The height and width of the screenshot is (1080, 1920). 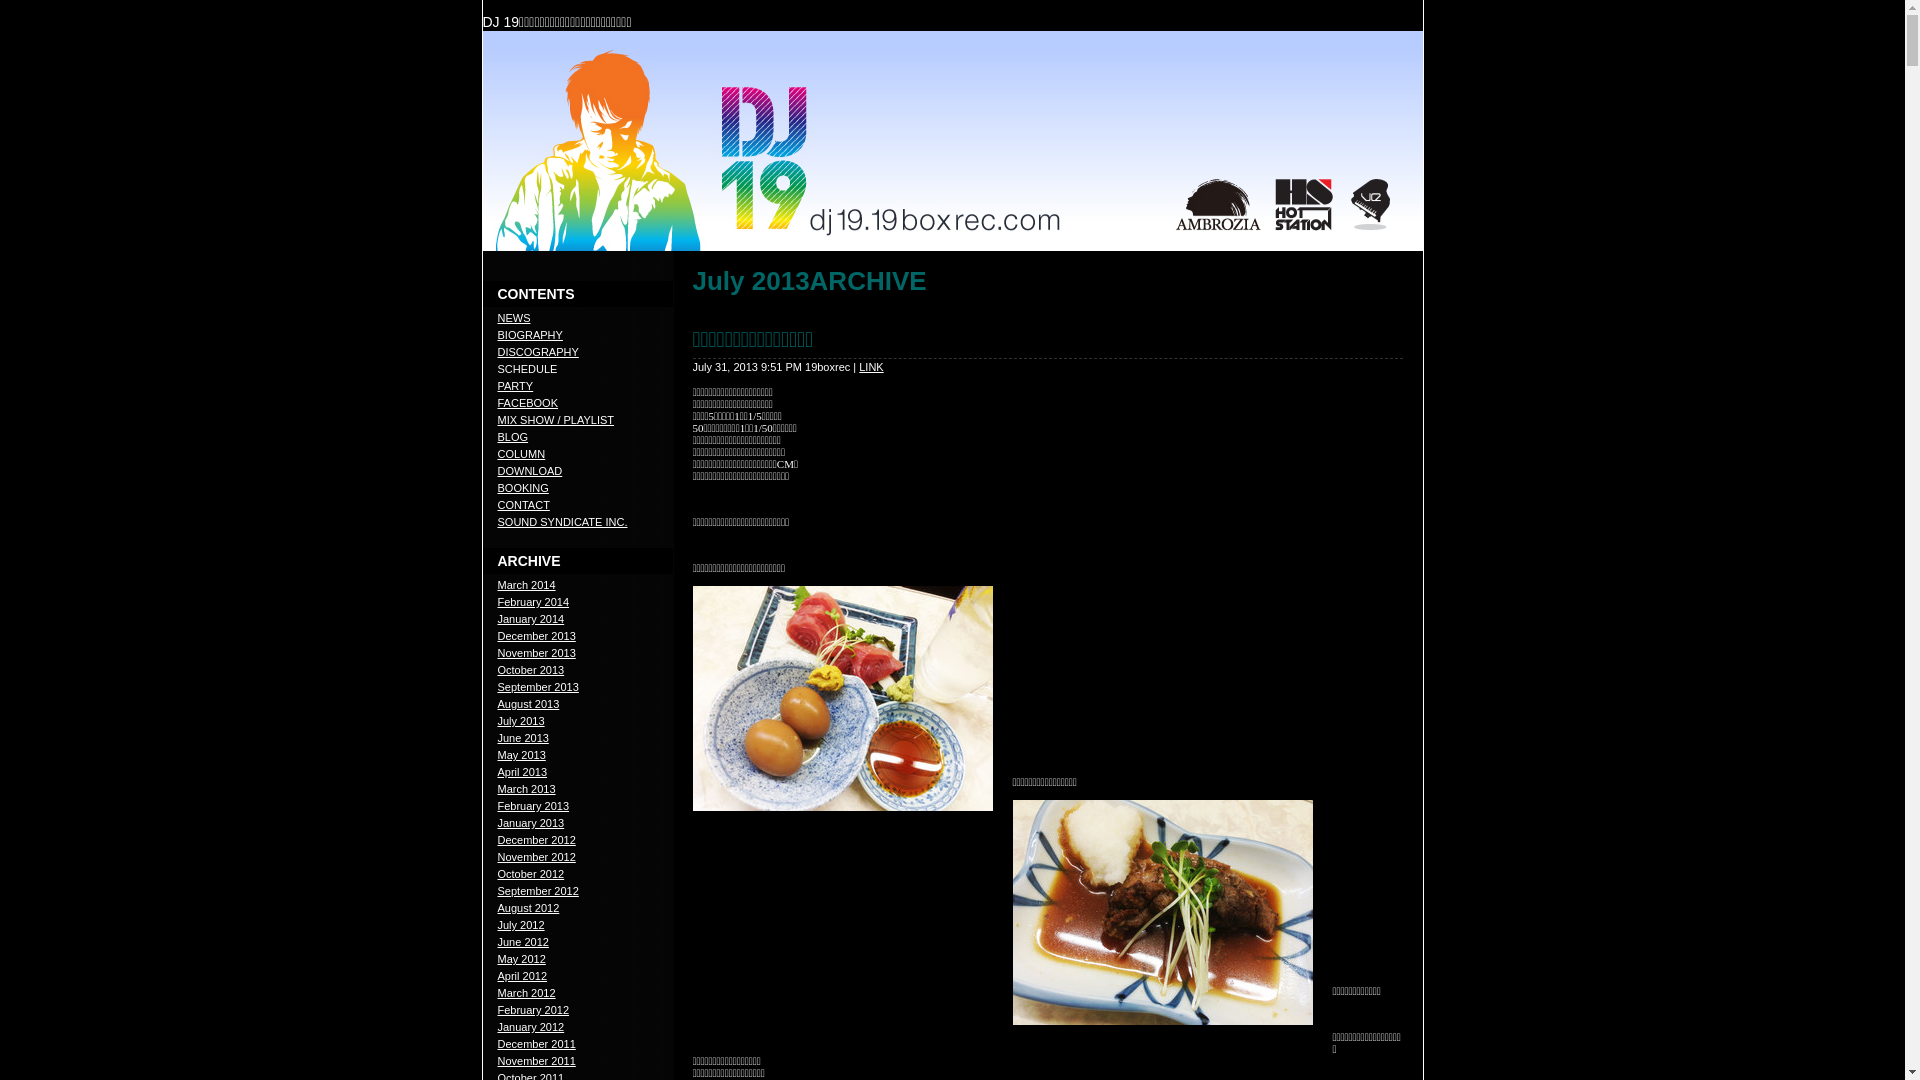 I want to click on 'BIOGRAPHY', so click(x=530, y=334).